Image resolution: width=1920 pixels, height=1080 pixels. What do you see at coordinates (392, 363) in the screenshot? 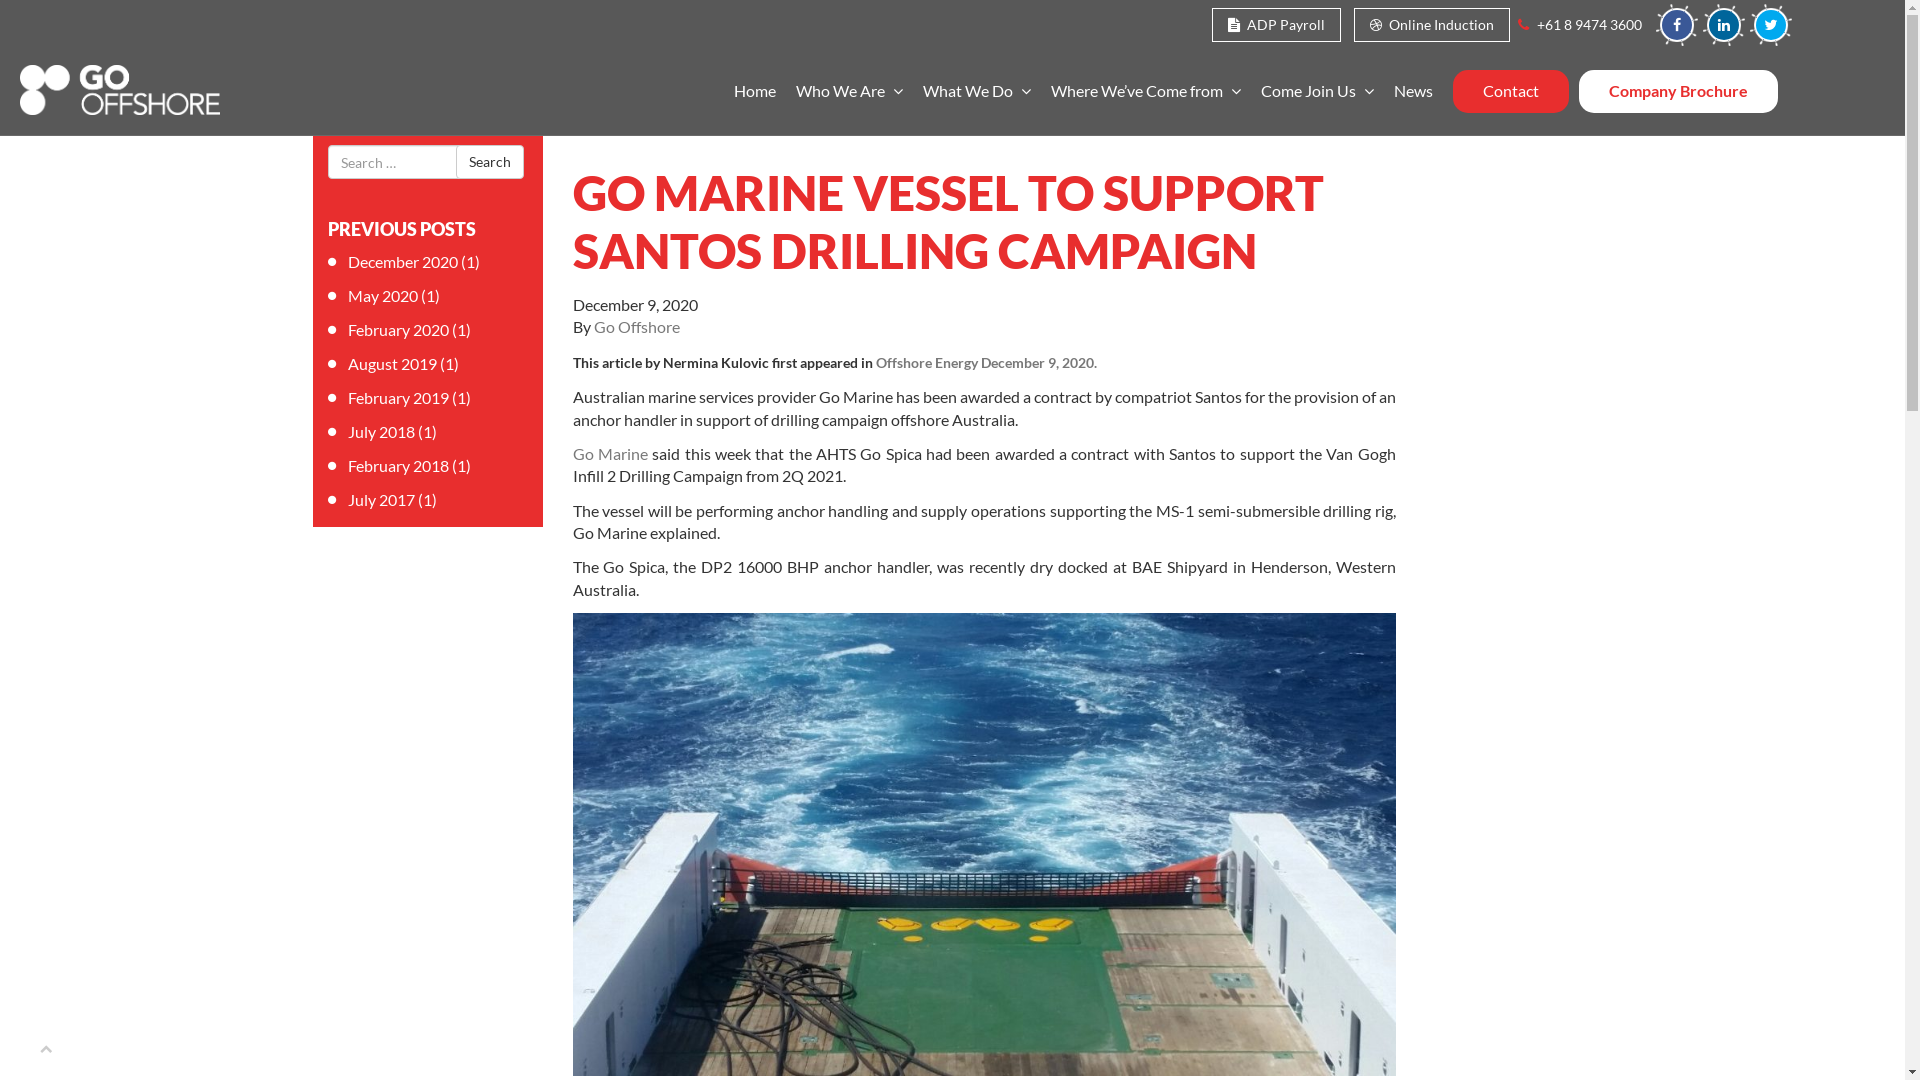
I see `'August 2019'` at bounding box center [392, 363].